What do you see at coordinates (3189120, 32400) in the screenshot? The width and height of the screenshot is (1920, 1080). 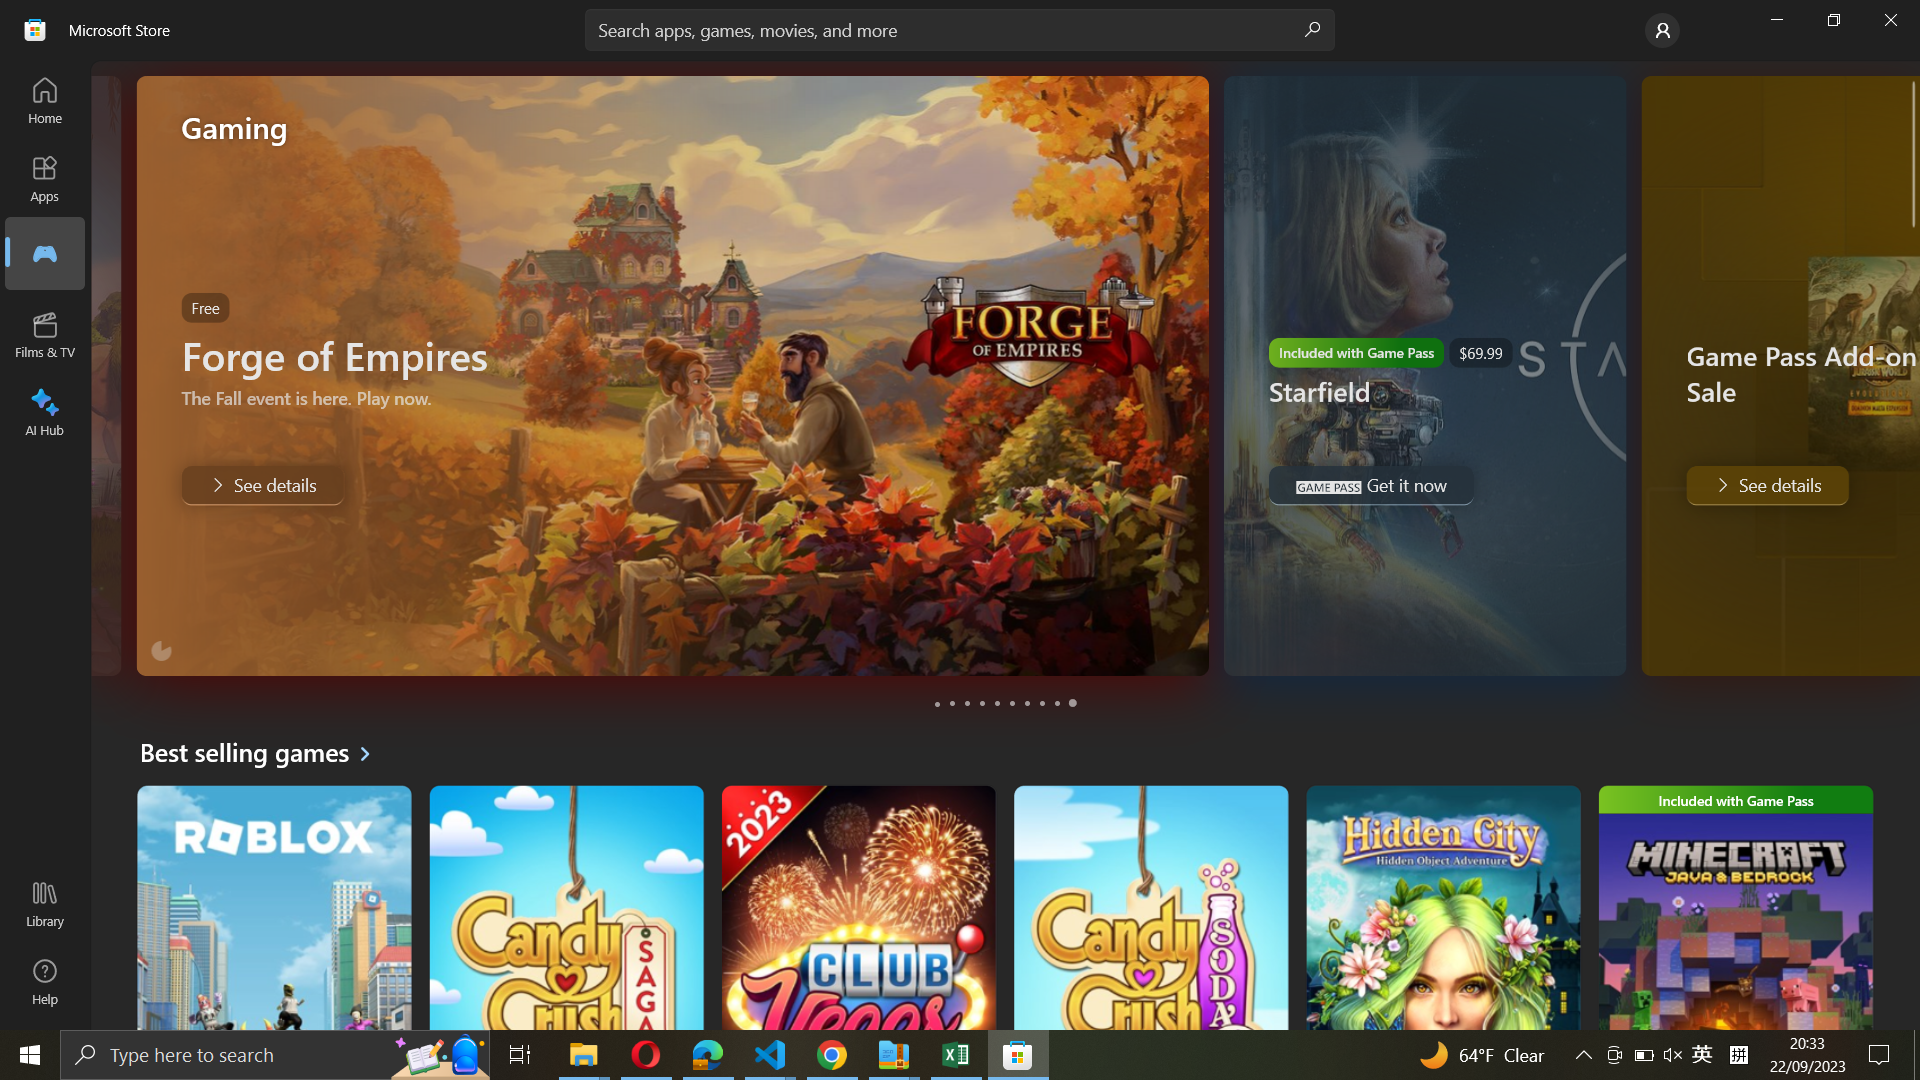 I see `Direct the mouse to the Account symbol` at bounding box center [3189120, 32400].